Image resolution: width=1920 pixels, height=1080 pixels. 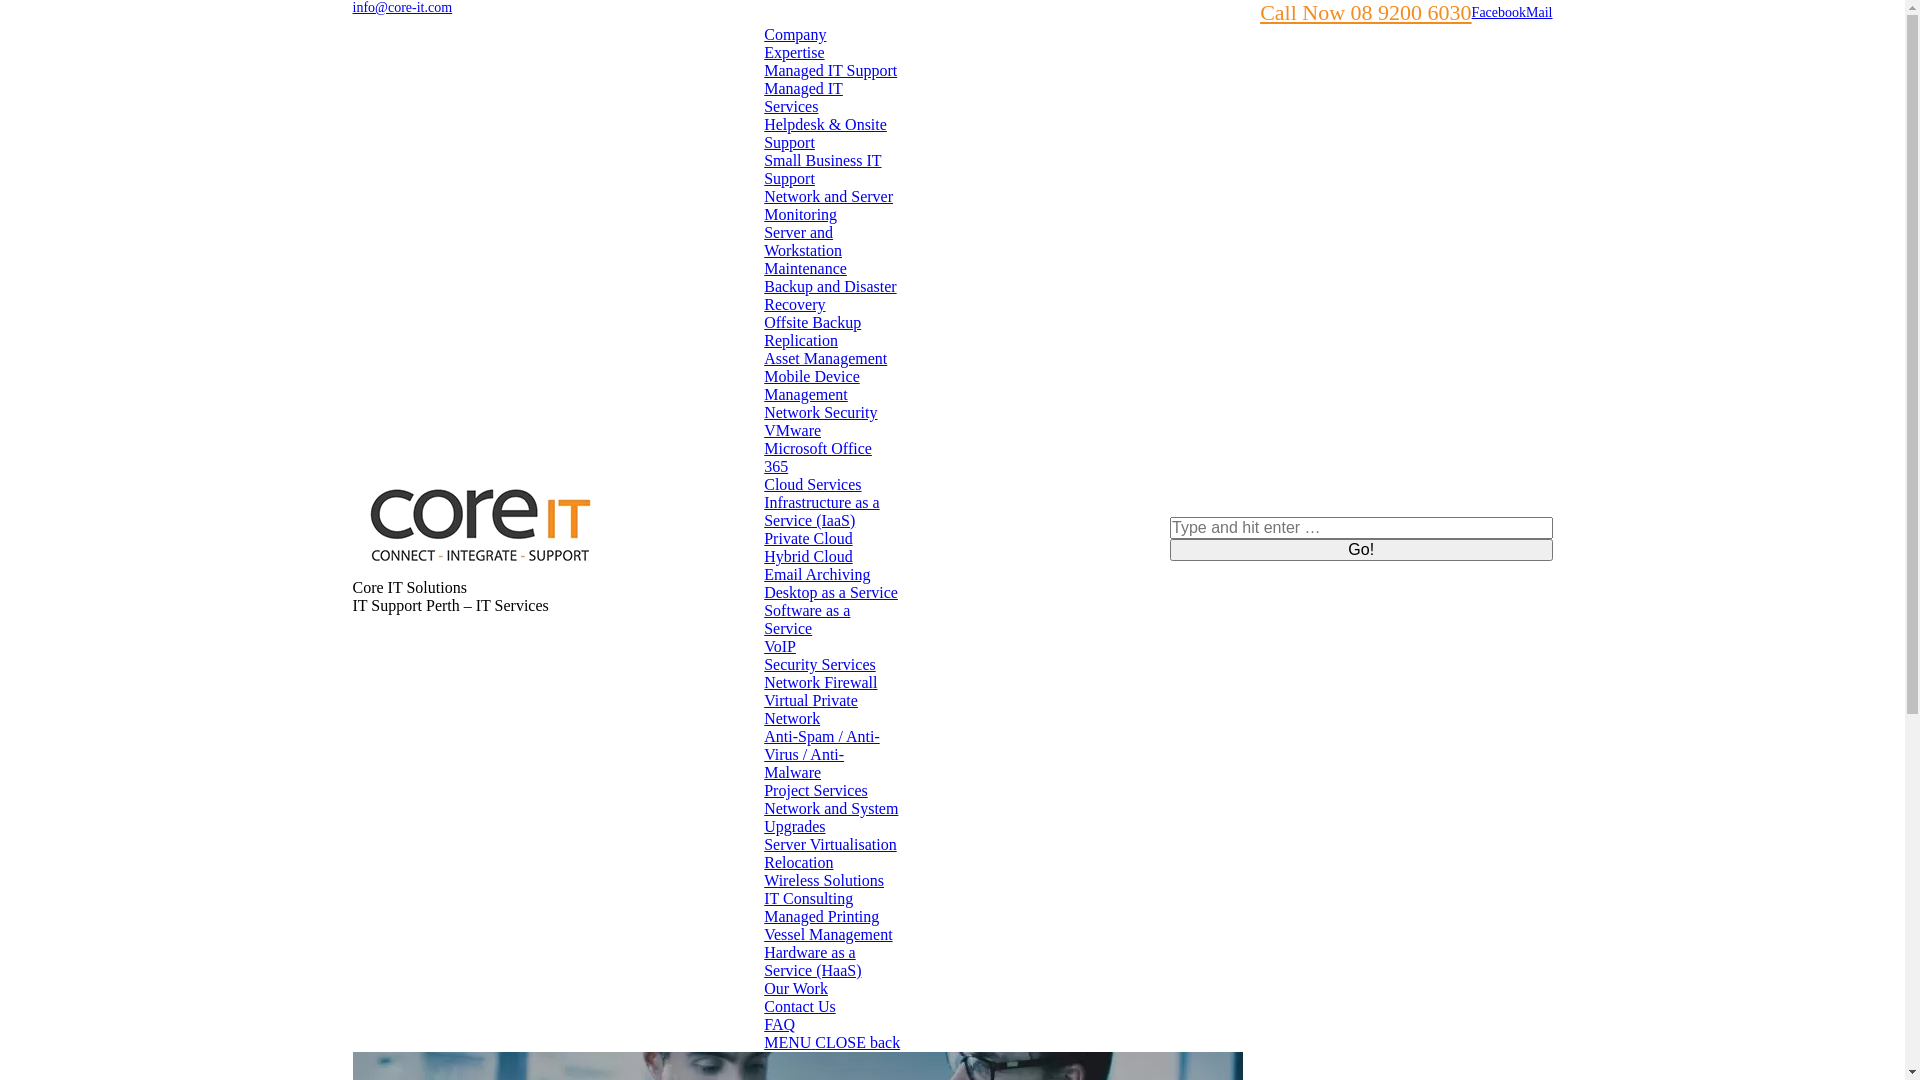 What do you see at coordinates (820, 664) in the screenshot?
I see `'Security Services'` at bounding box center [820, 664].